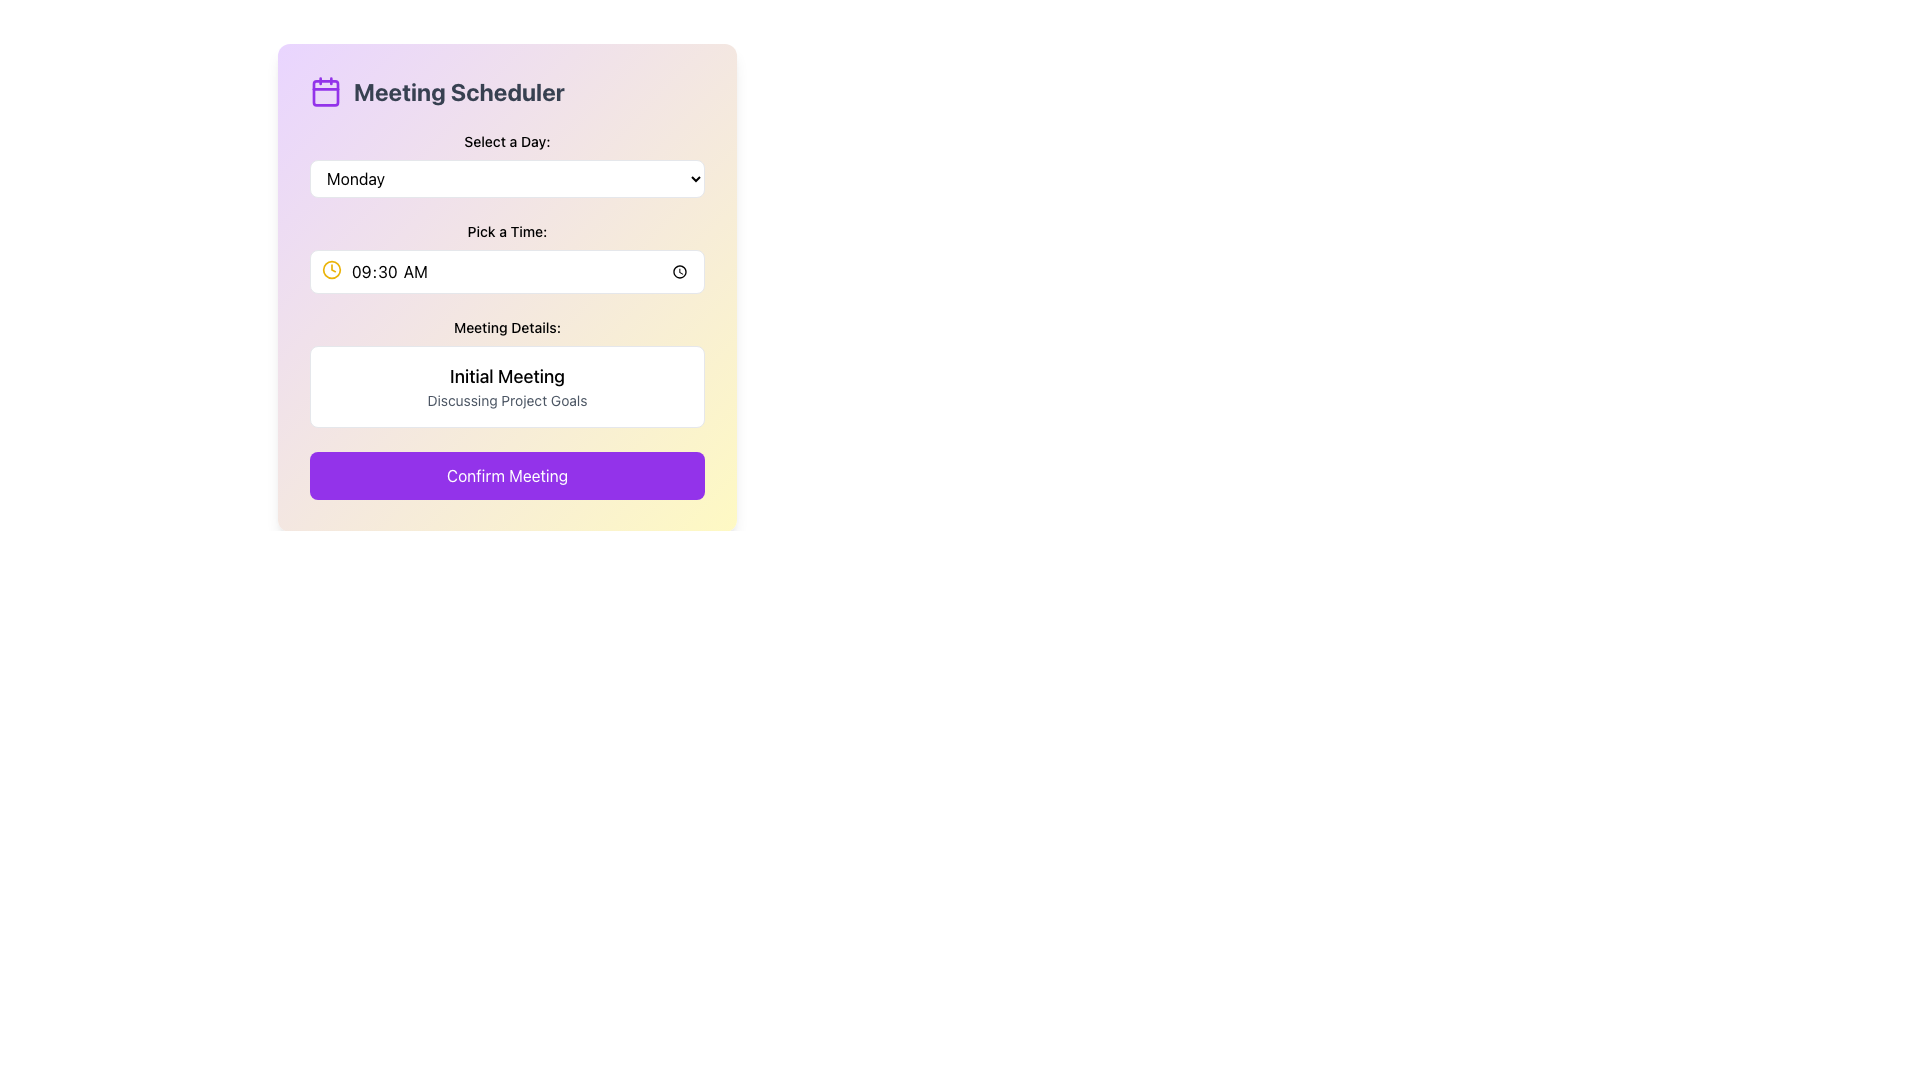 Image resolution: width=1920 pixels, height=1080 pixels. I want to click on the 'Confirm Meeting' button, which is a rectangular button with rounded corners and a vibrant purple background, so click(507, 475).